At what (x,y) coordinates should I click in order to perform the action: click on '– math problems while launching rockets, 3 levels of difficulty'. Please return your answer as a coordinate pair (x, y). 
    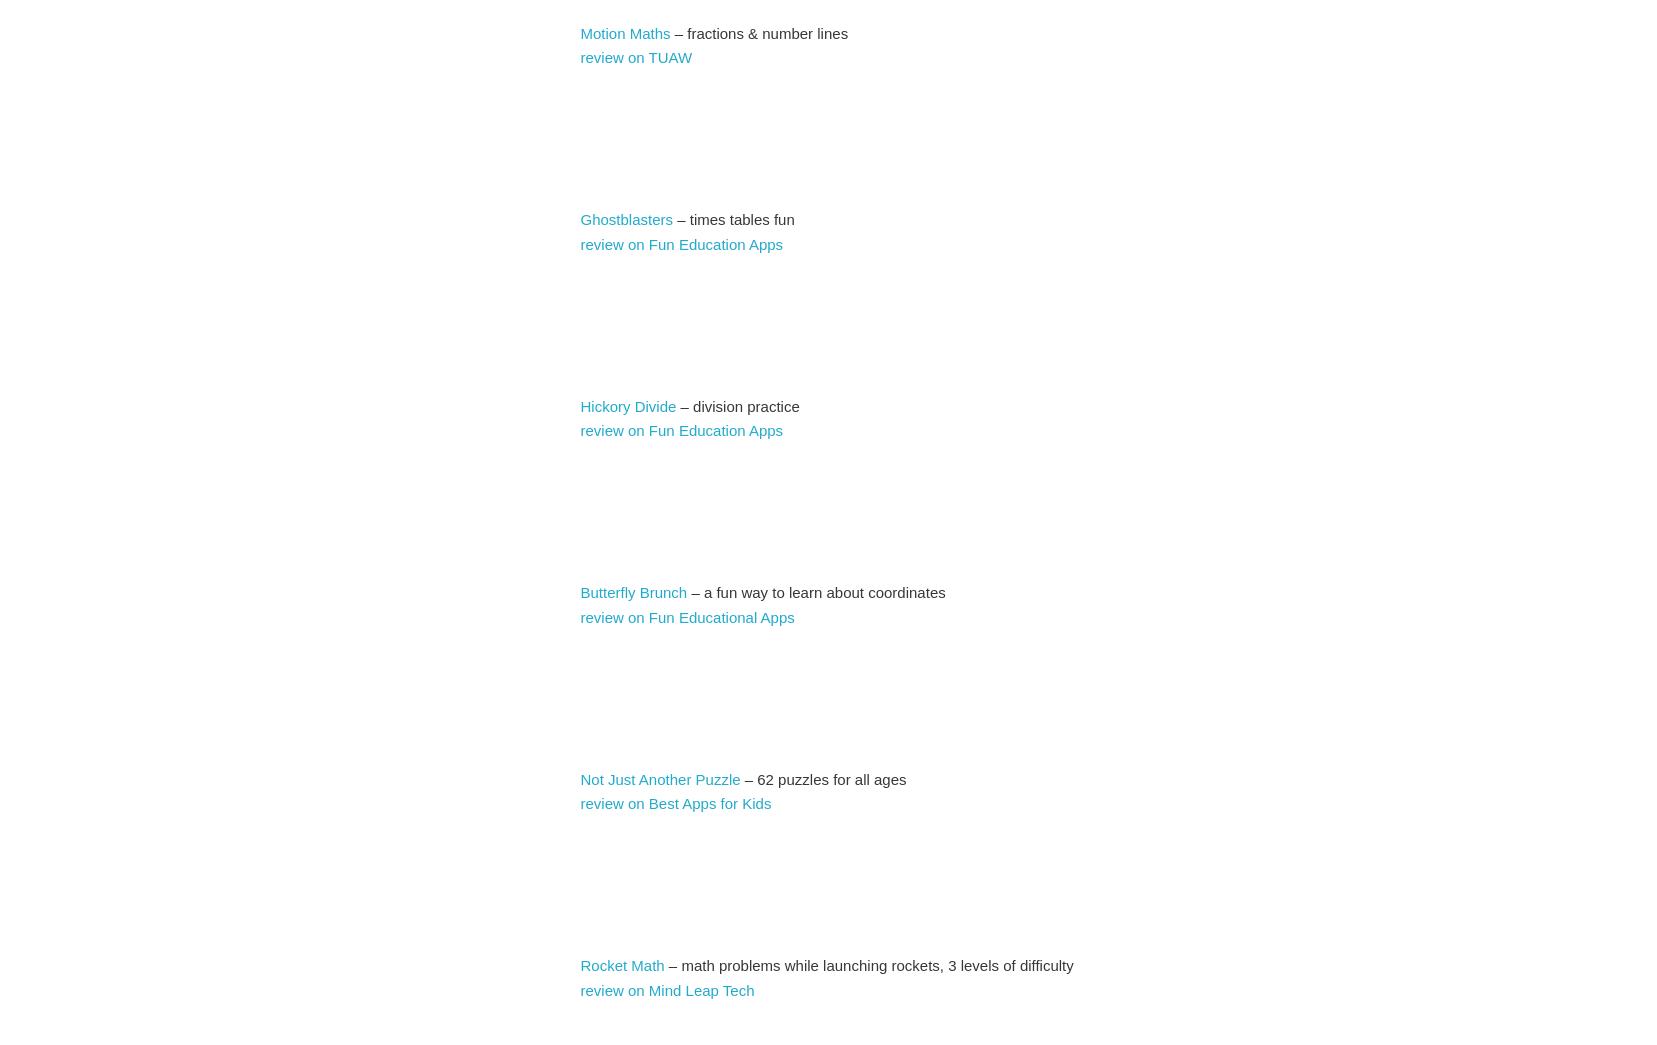
    Looking at the image, I should click on (868, 964).